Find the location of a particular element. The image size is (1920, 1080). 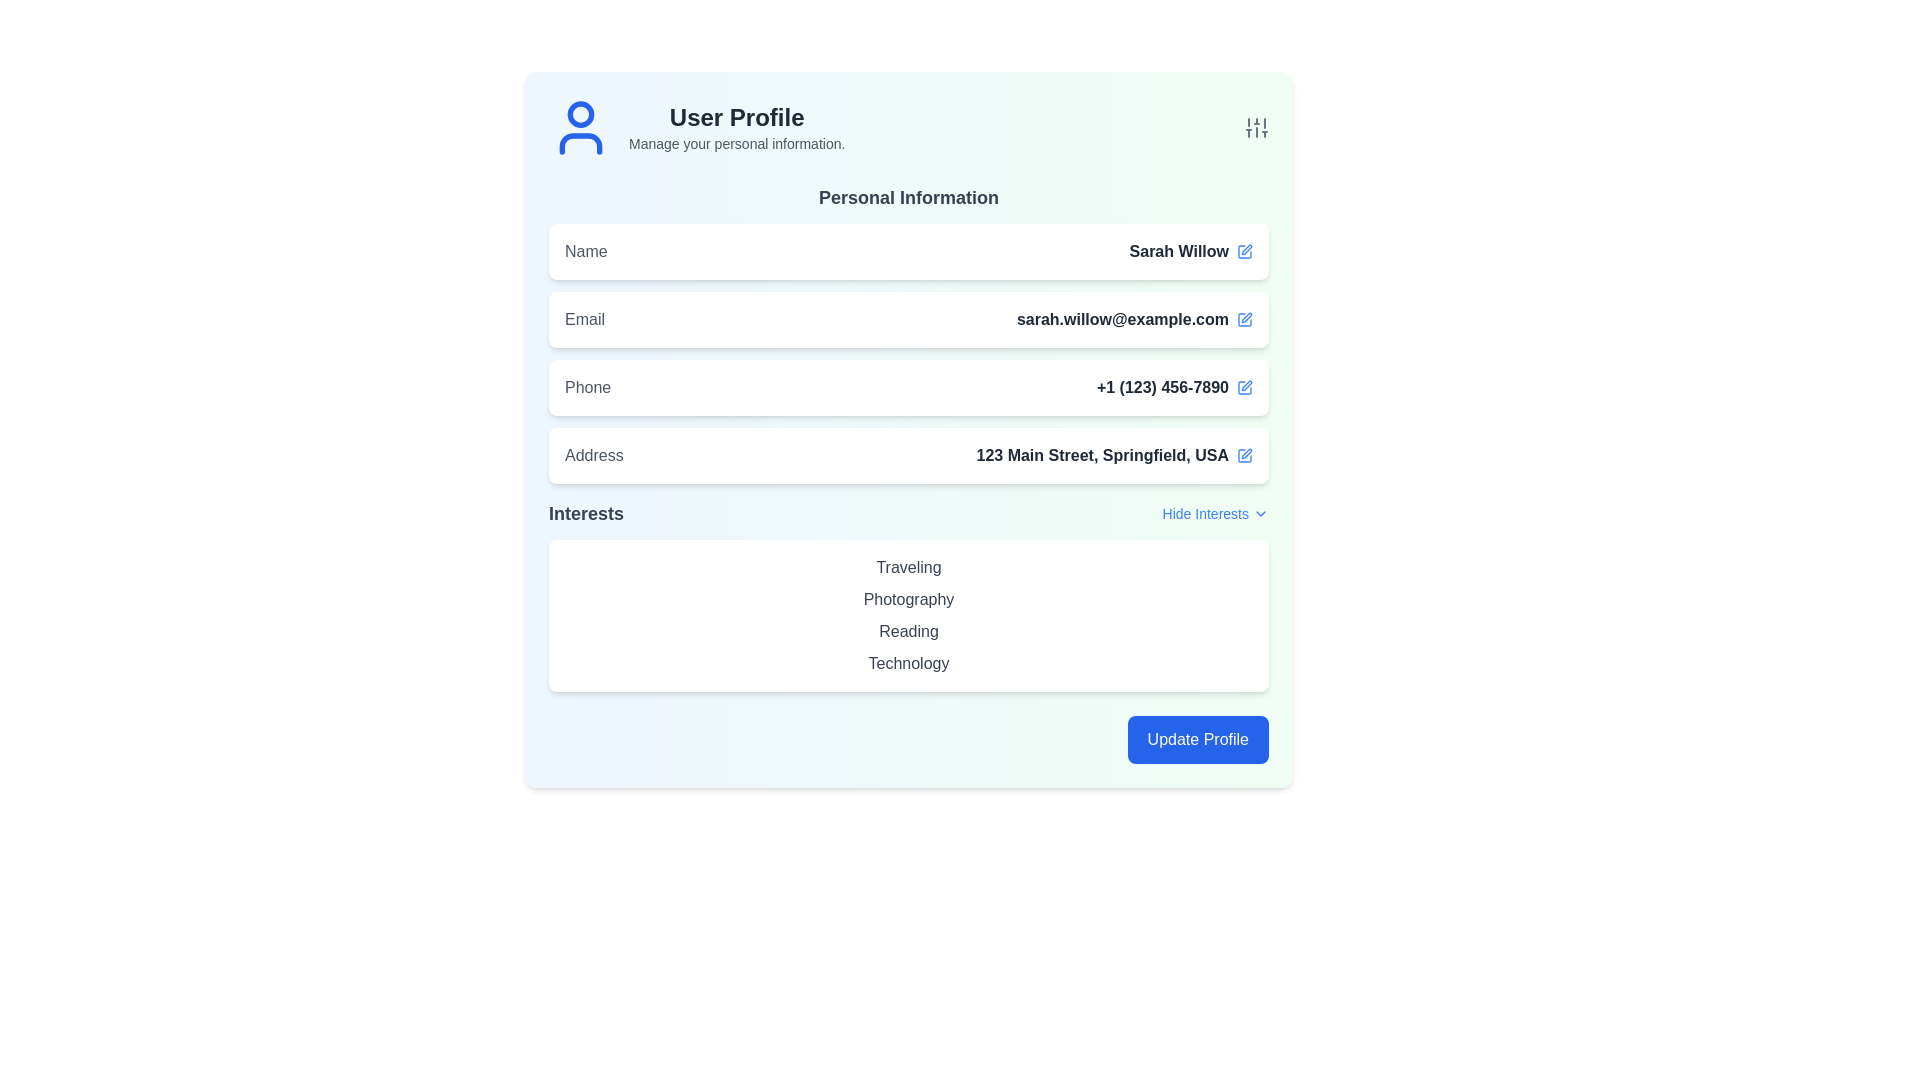

guidance text 'Manage your personal information.' located below the 'User Profile' heading, aligned to the left is located at coordinates (736, 142).